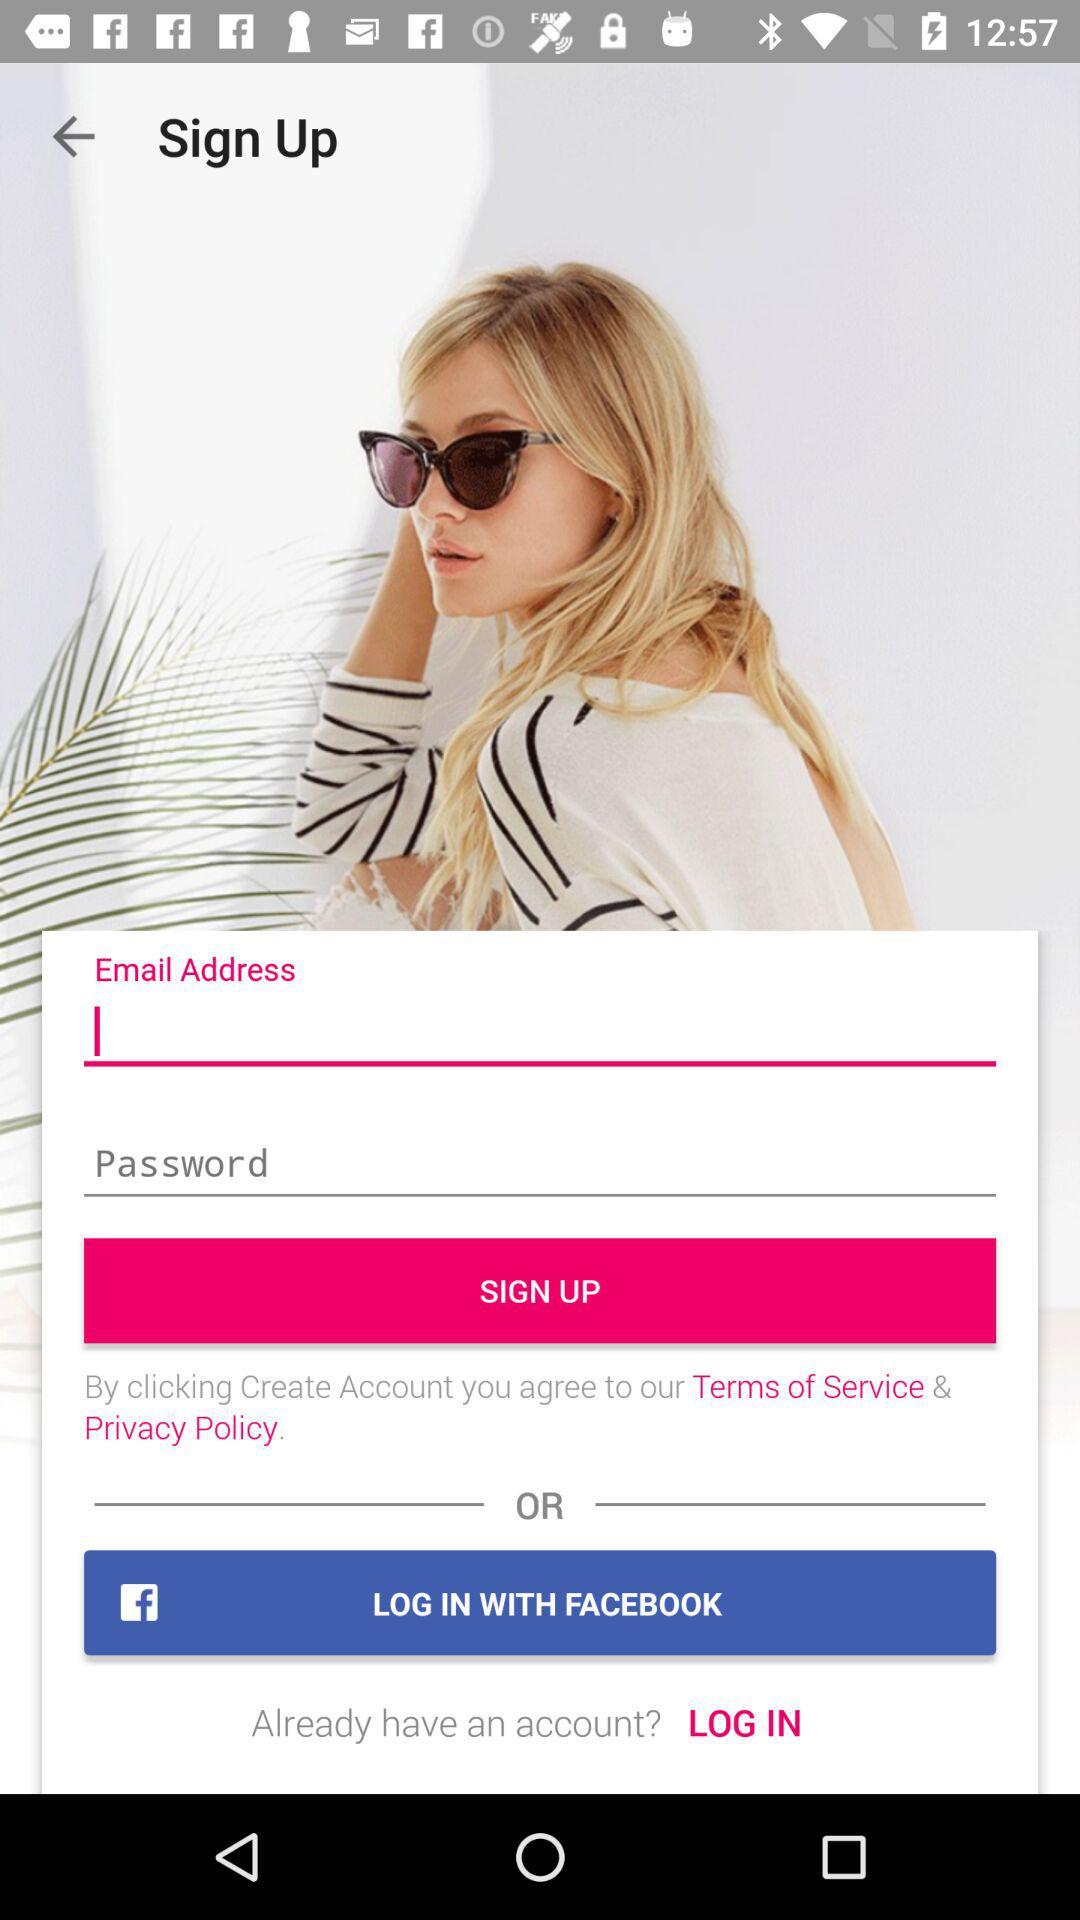 The height and width of the screenshot is (1920, 1080). I want to click on the already have an, so click(456, 1721).